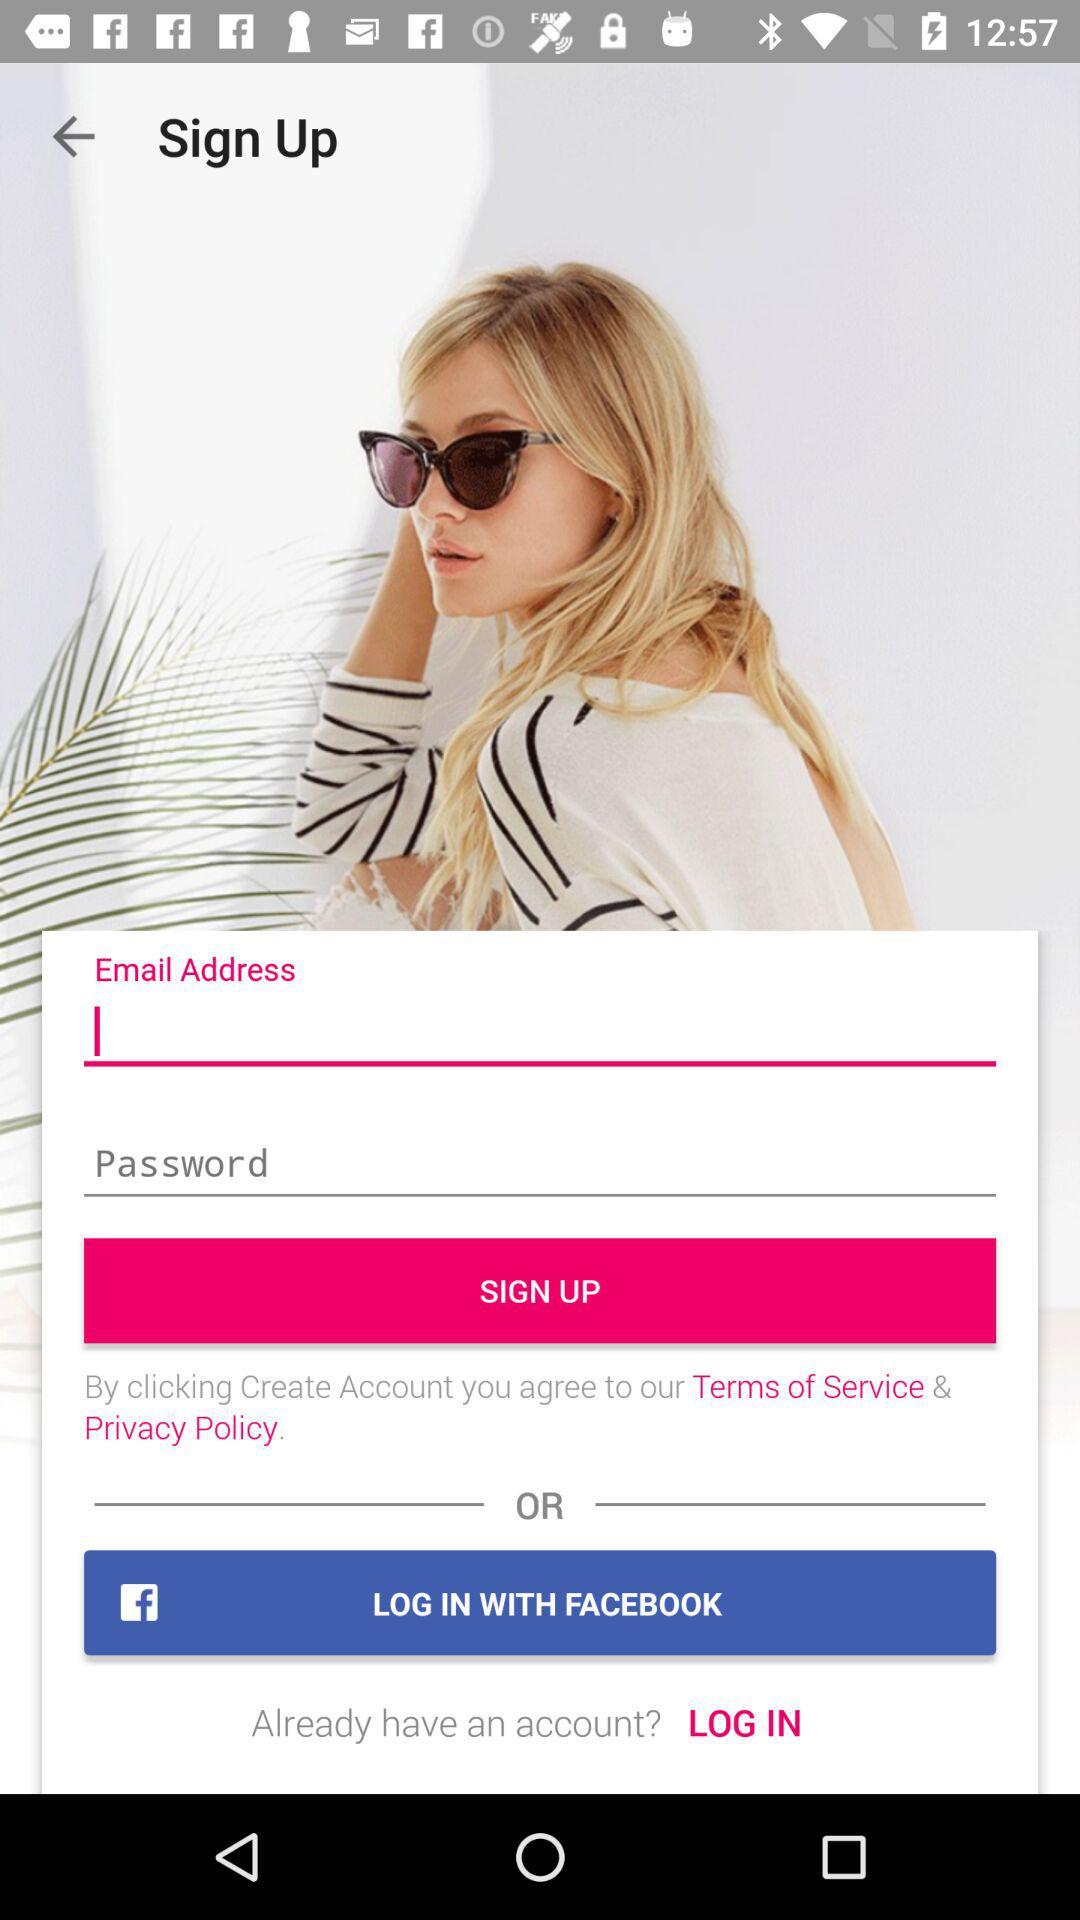 The height and width of the screenshot is (1920, 1080). I want to click on the already have an, so click(456, 1721).